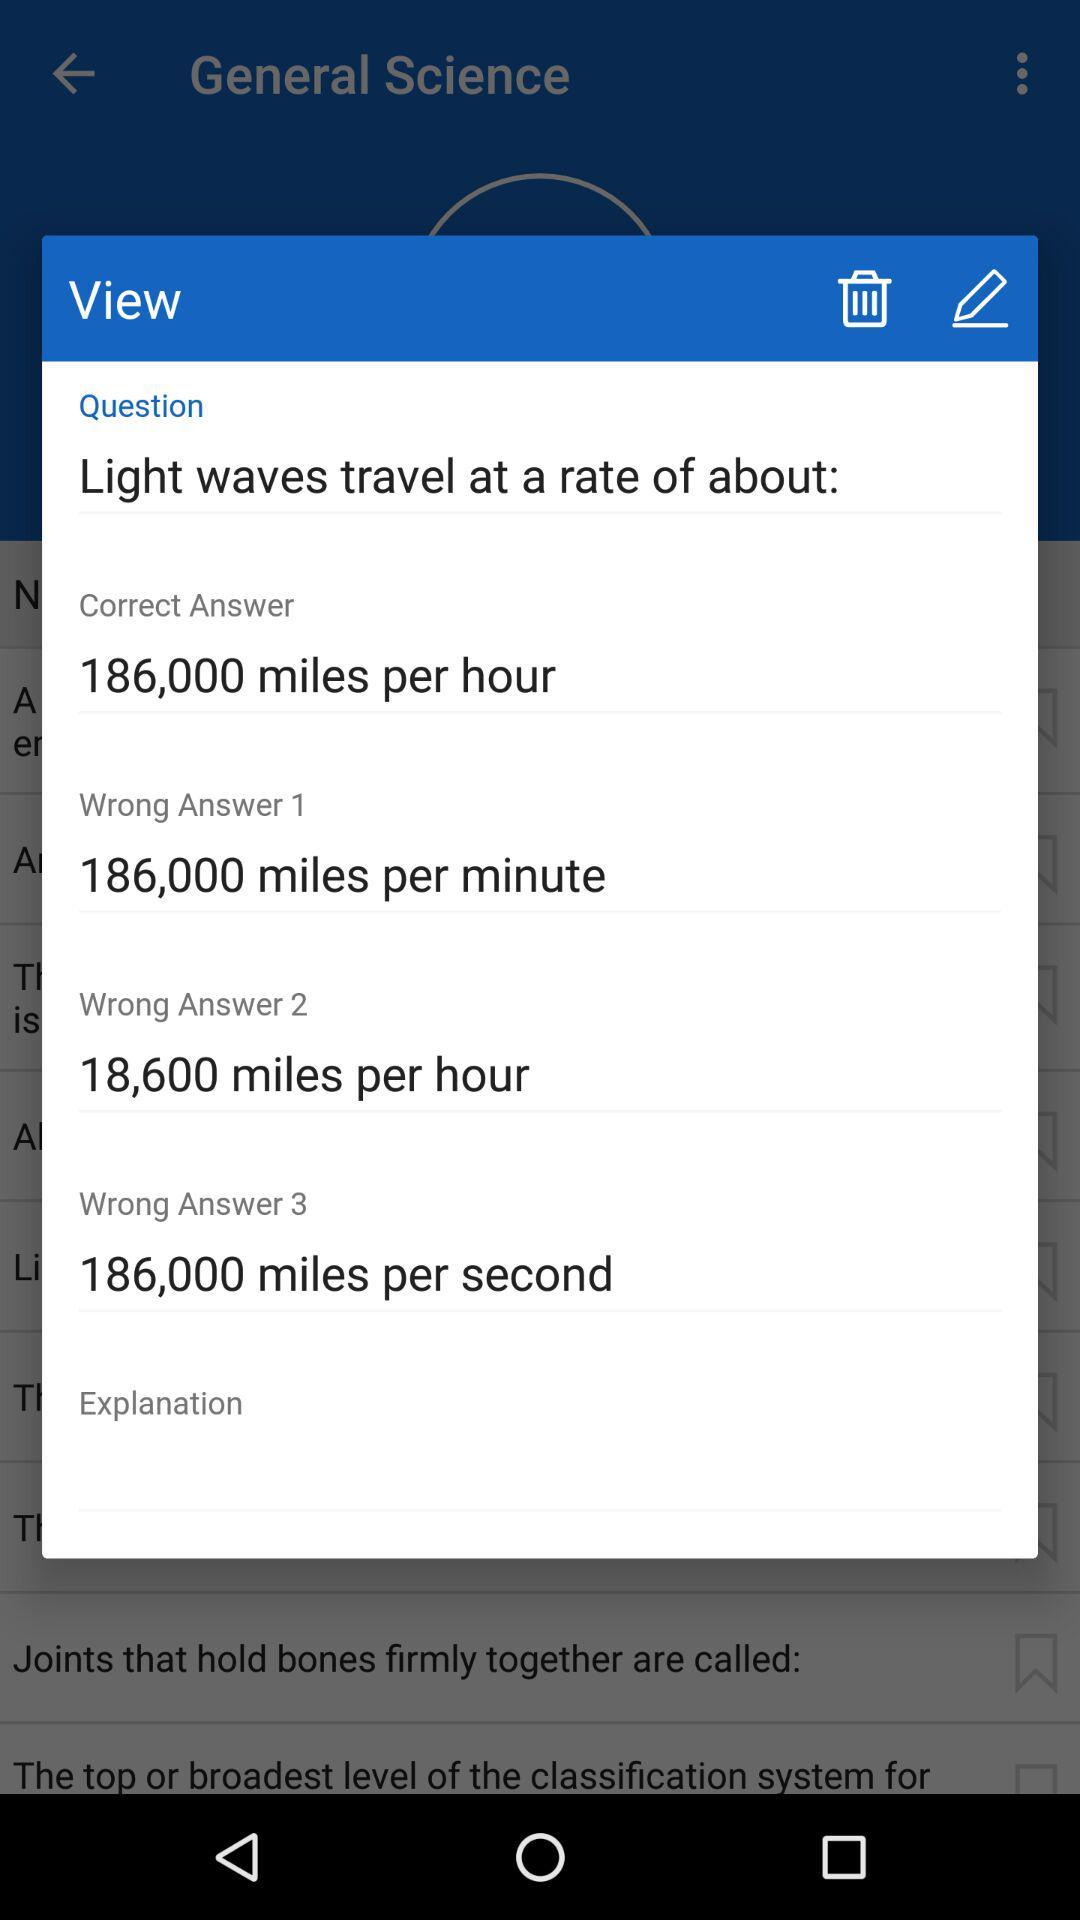 Image resolution: width=1080 pixels, height=1920 pixels. What do you see at coordinates (540, 1073) in the screenshot?
I see `the item below the 186 000 miles icon` at bounding box center [540, 1073].